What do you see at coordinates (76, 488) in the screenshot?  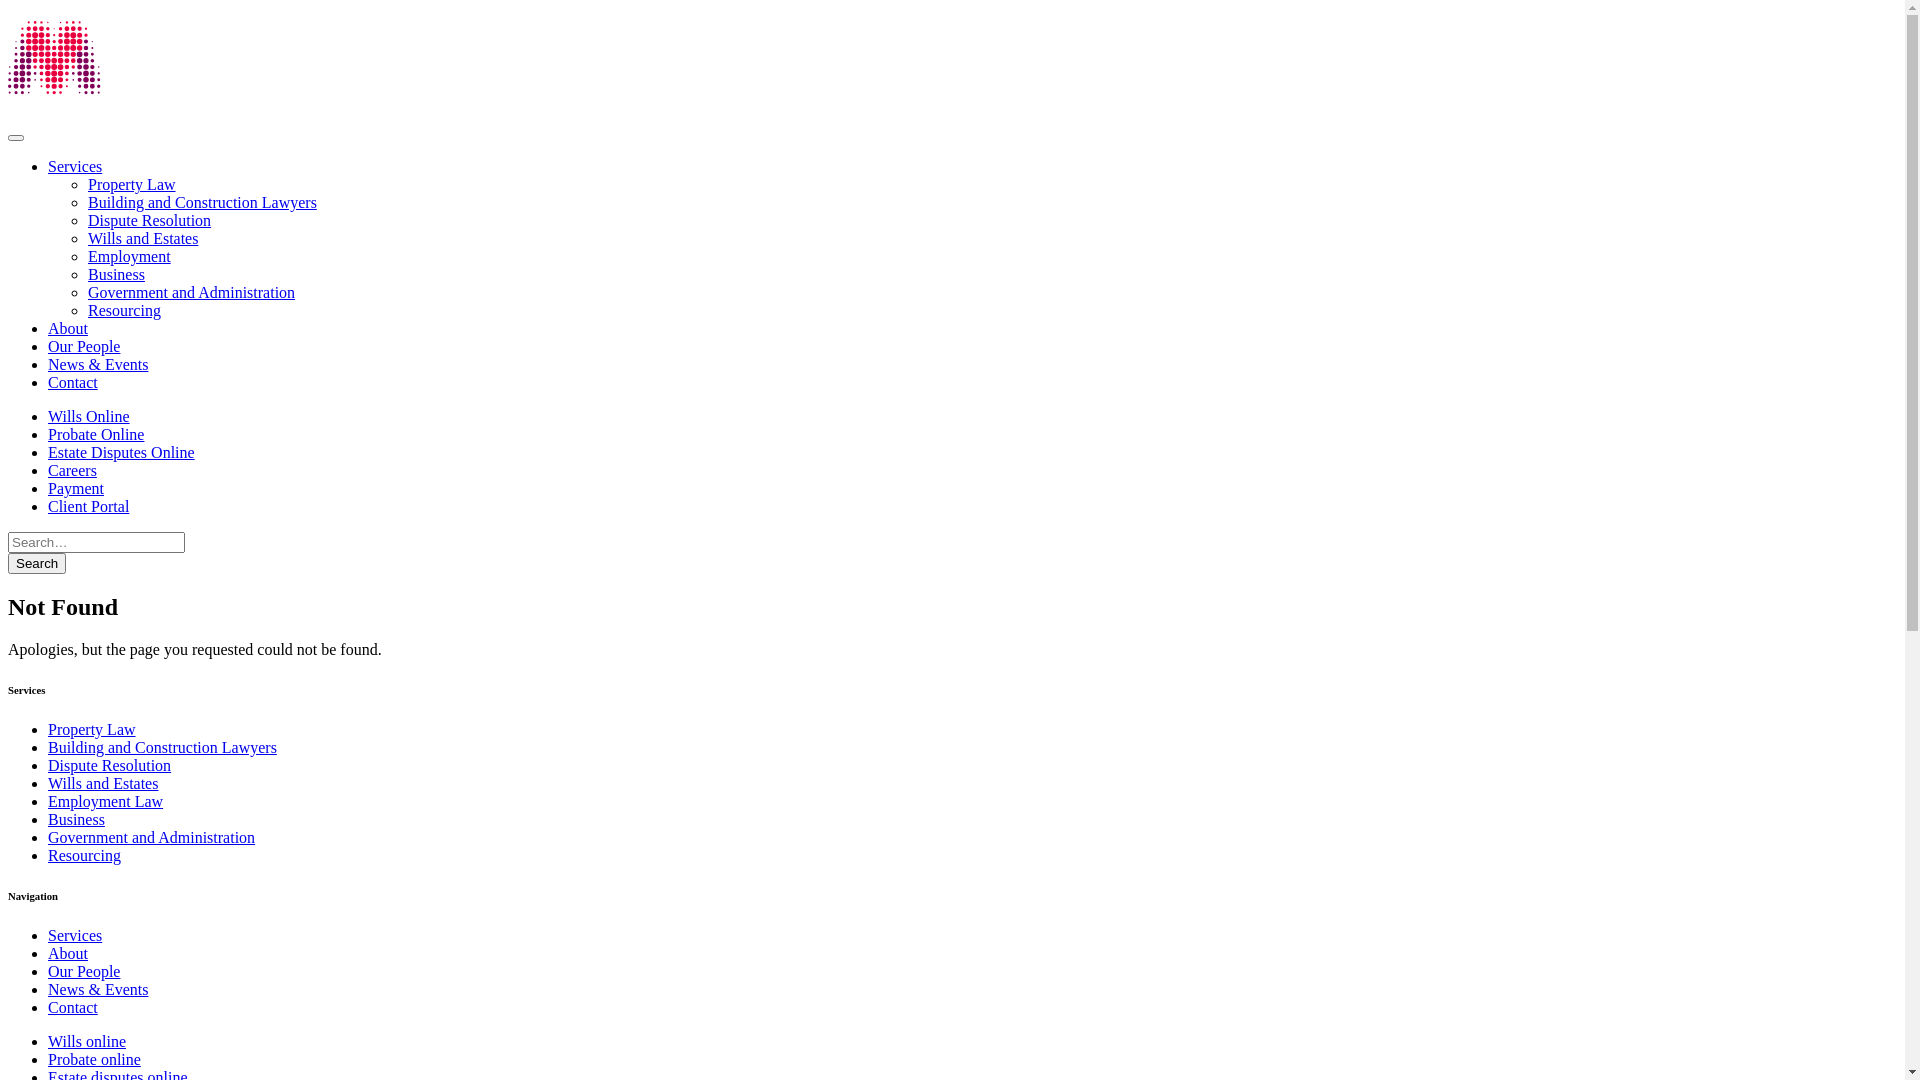 I see `'Payment'` at bounding box center [76, 488].